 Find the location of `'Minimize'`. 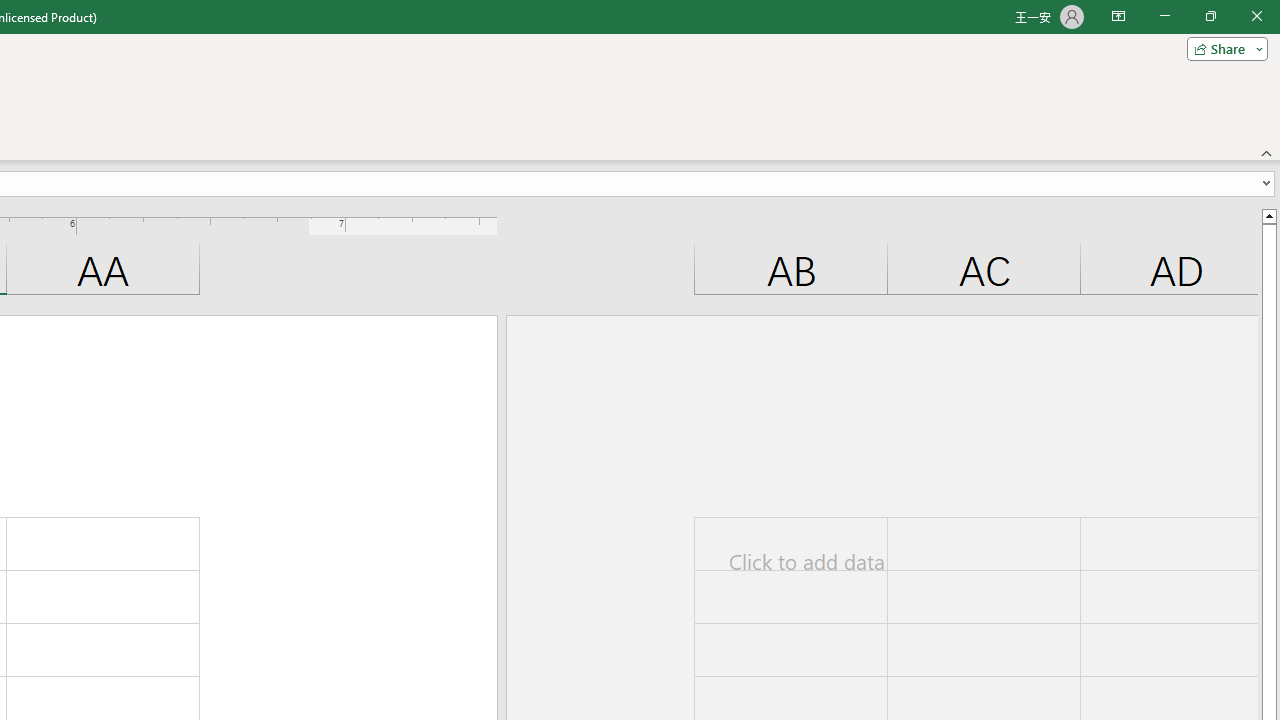

'Minimize' is located at coordinates (1164, 16).